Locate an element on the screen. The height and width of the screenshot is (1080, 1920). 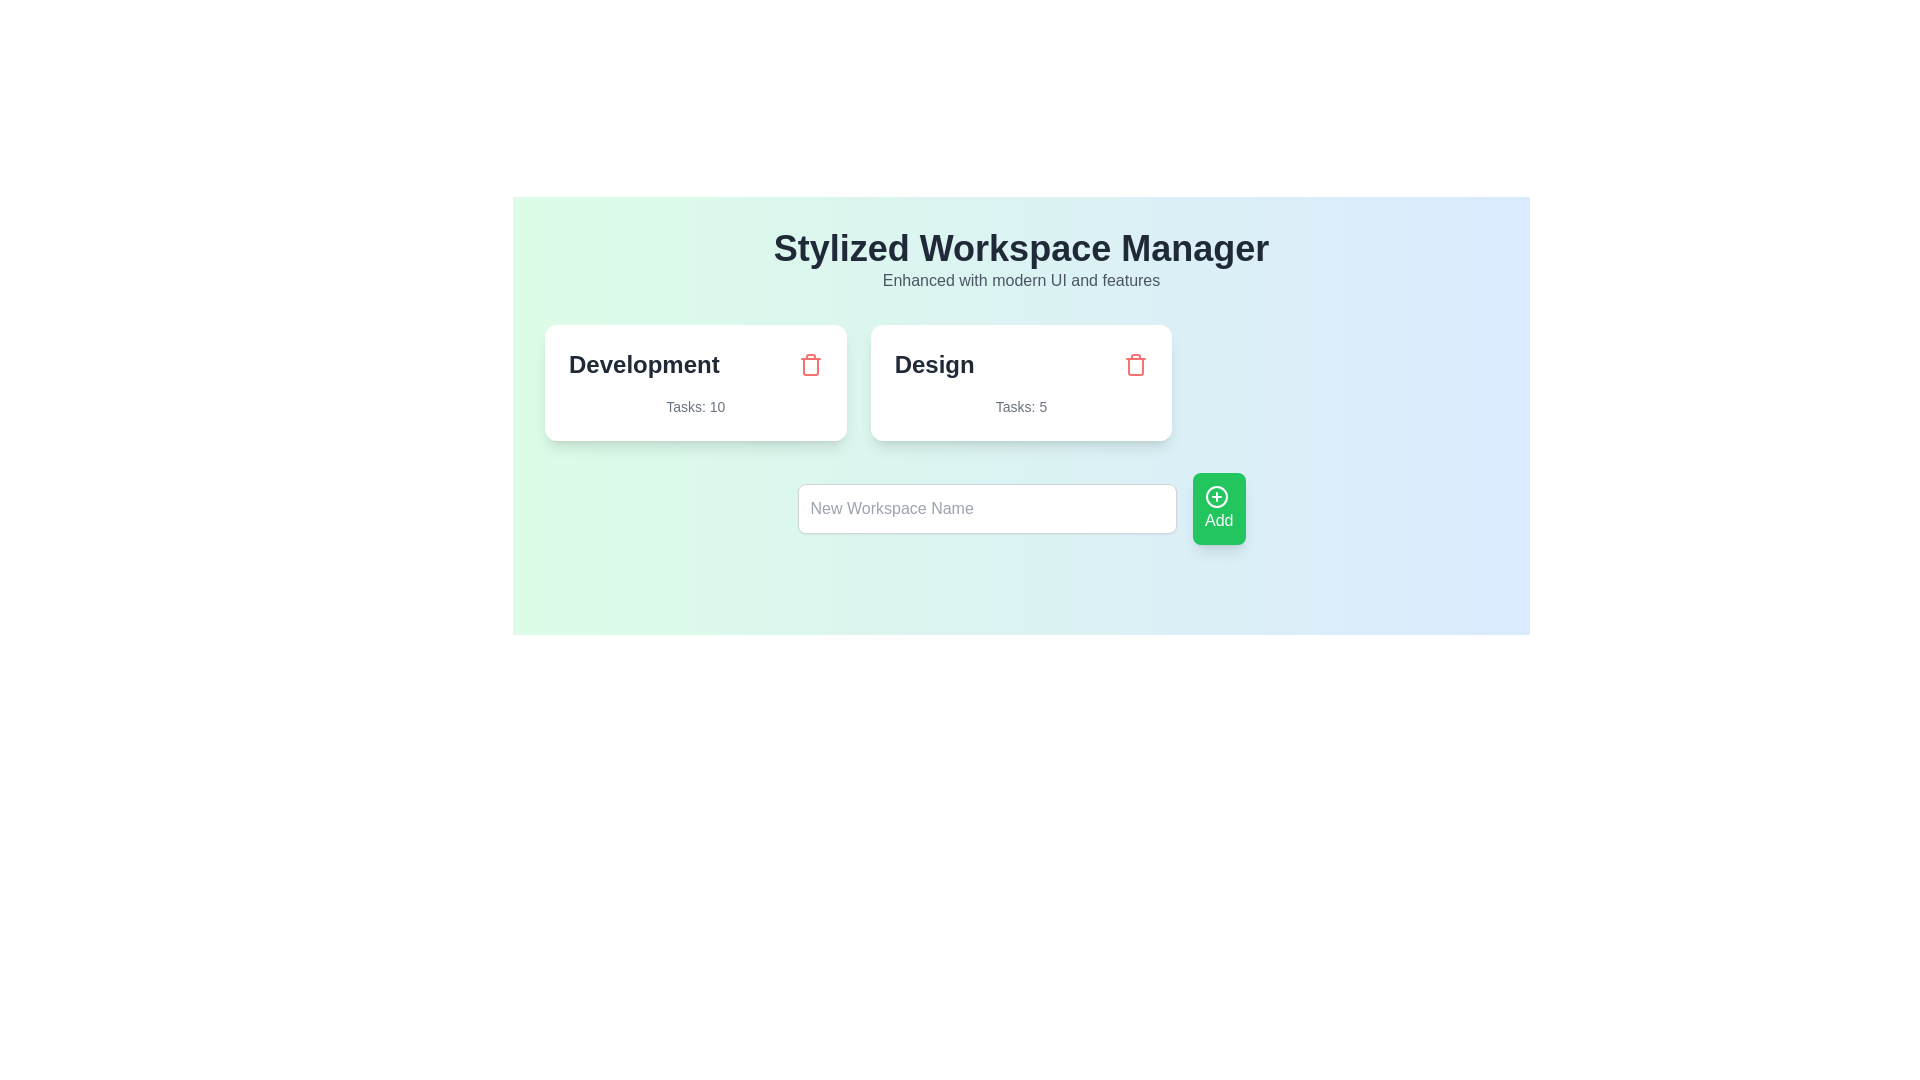
the descriptive tagline text element located directly below the 'Stylized Workspace Manager' title, which emphasizes the features of the application is located at coordinates (1021, 281).